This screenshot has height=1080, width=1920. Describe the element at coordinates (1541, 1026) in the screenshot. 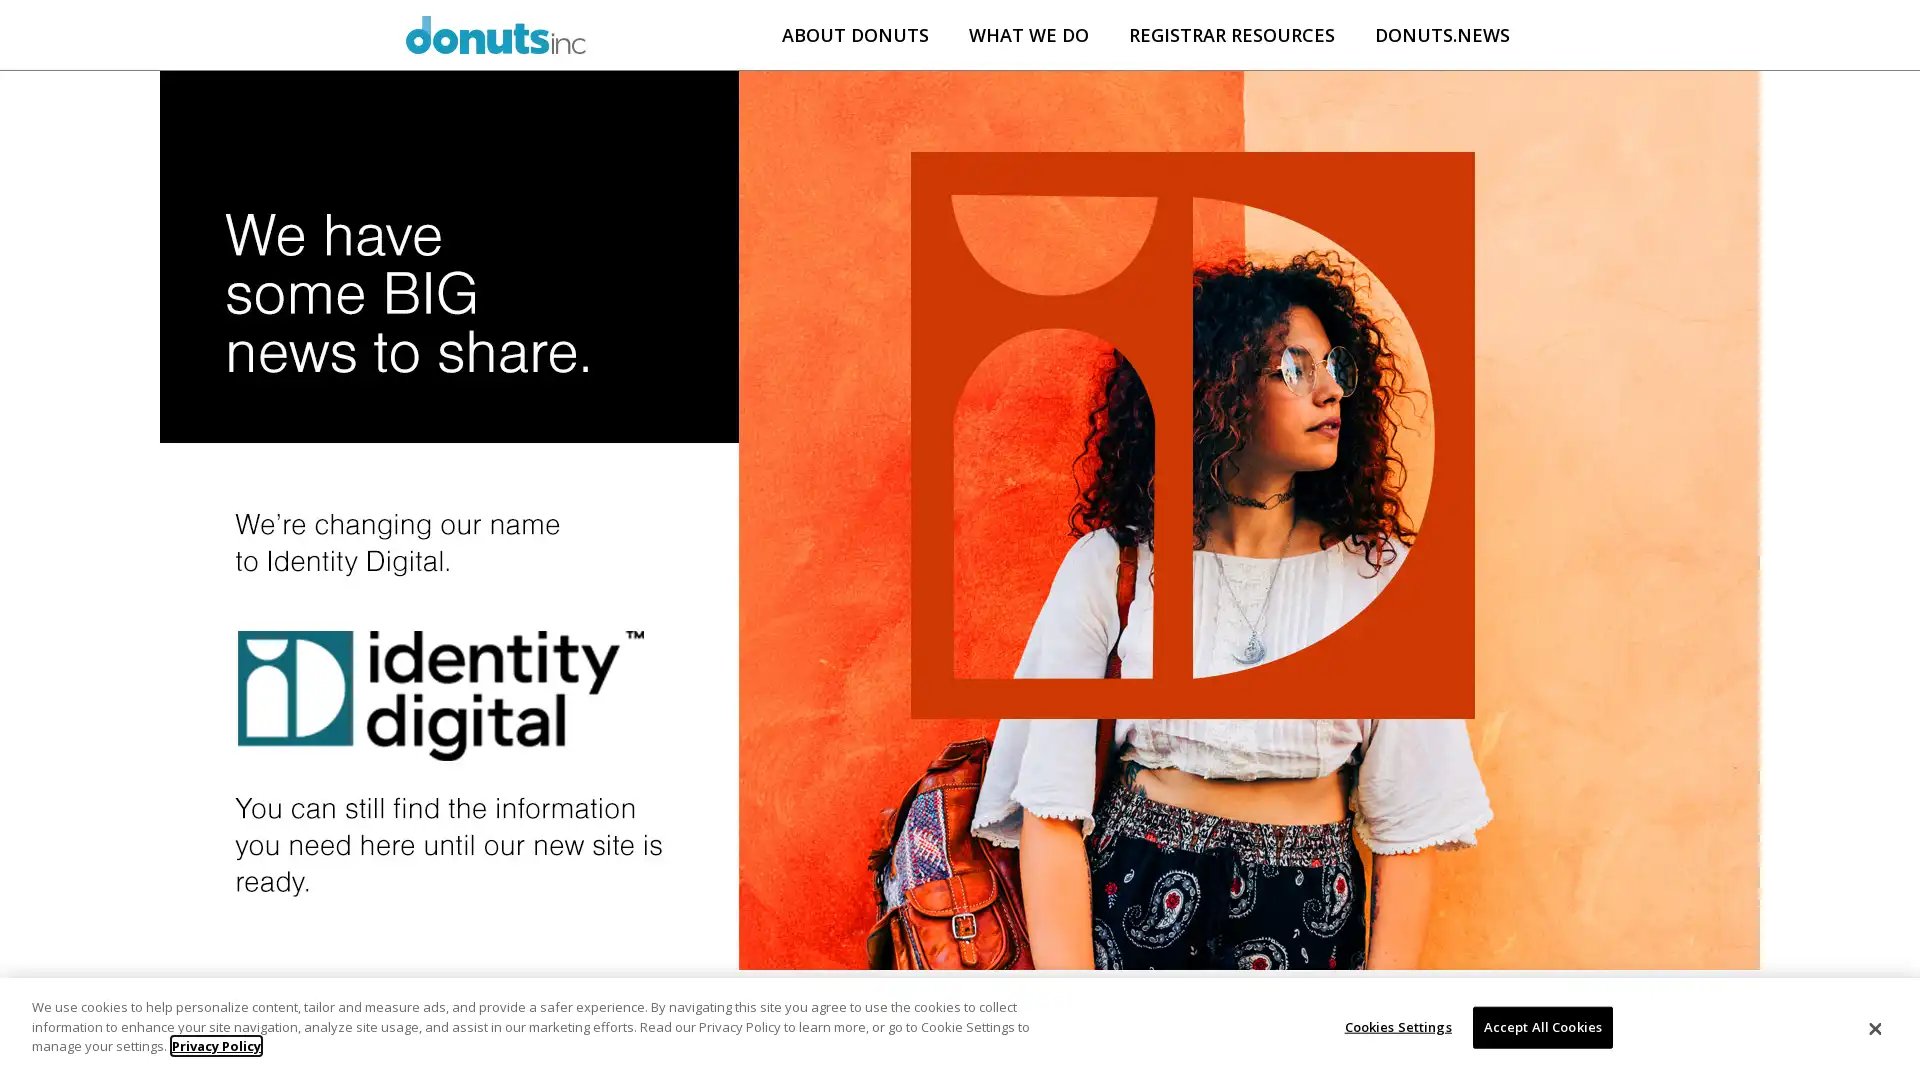

I see `Accept All Cookies` at that location.